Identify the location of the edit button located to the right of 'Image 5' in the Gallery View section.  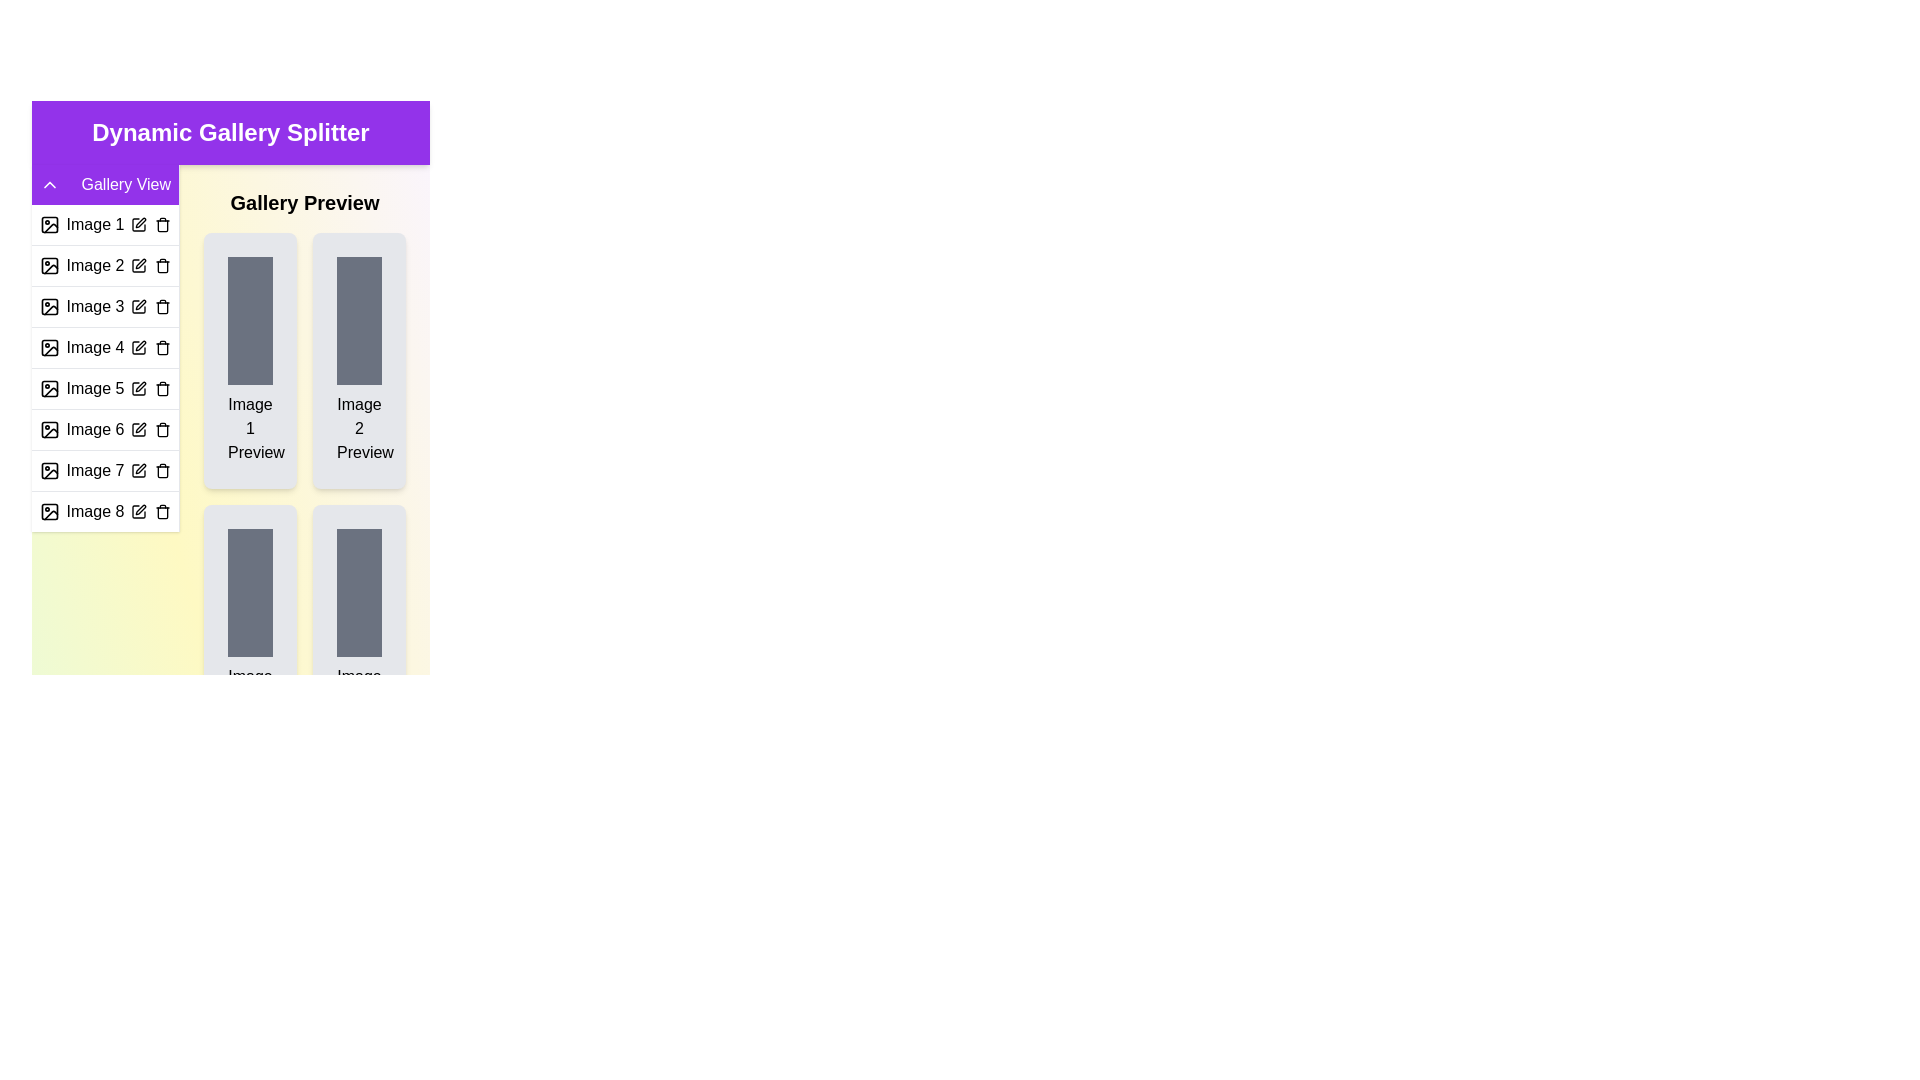
(139, 386).